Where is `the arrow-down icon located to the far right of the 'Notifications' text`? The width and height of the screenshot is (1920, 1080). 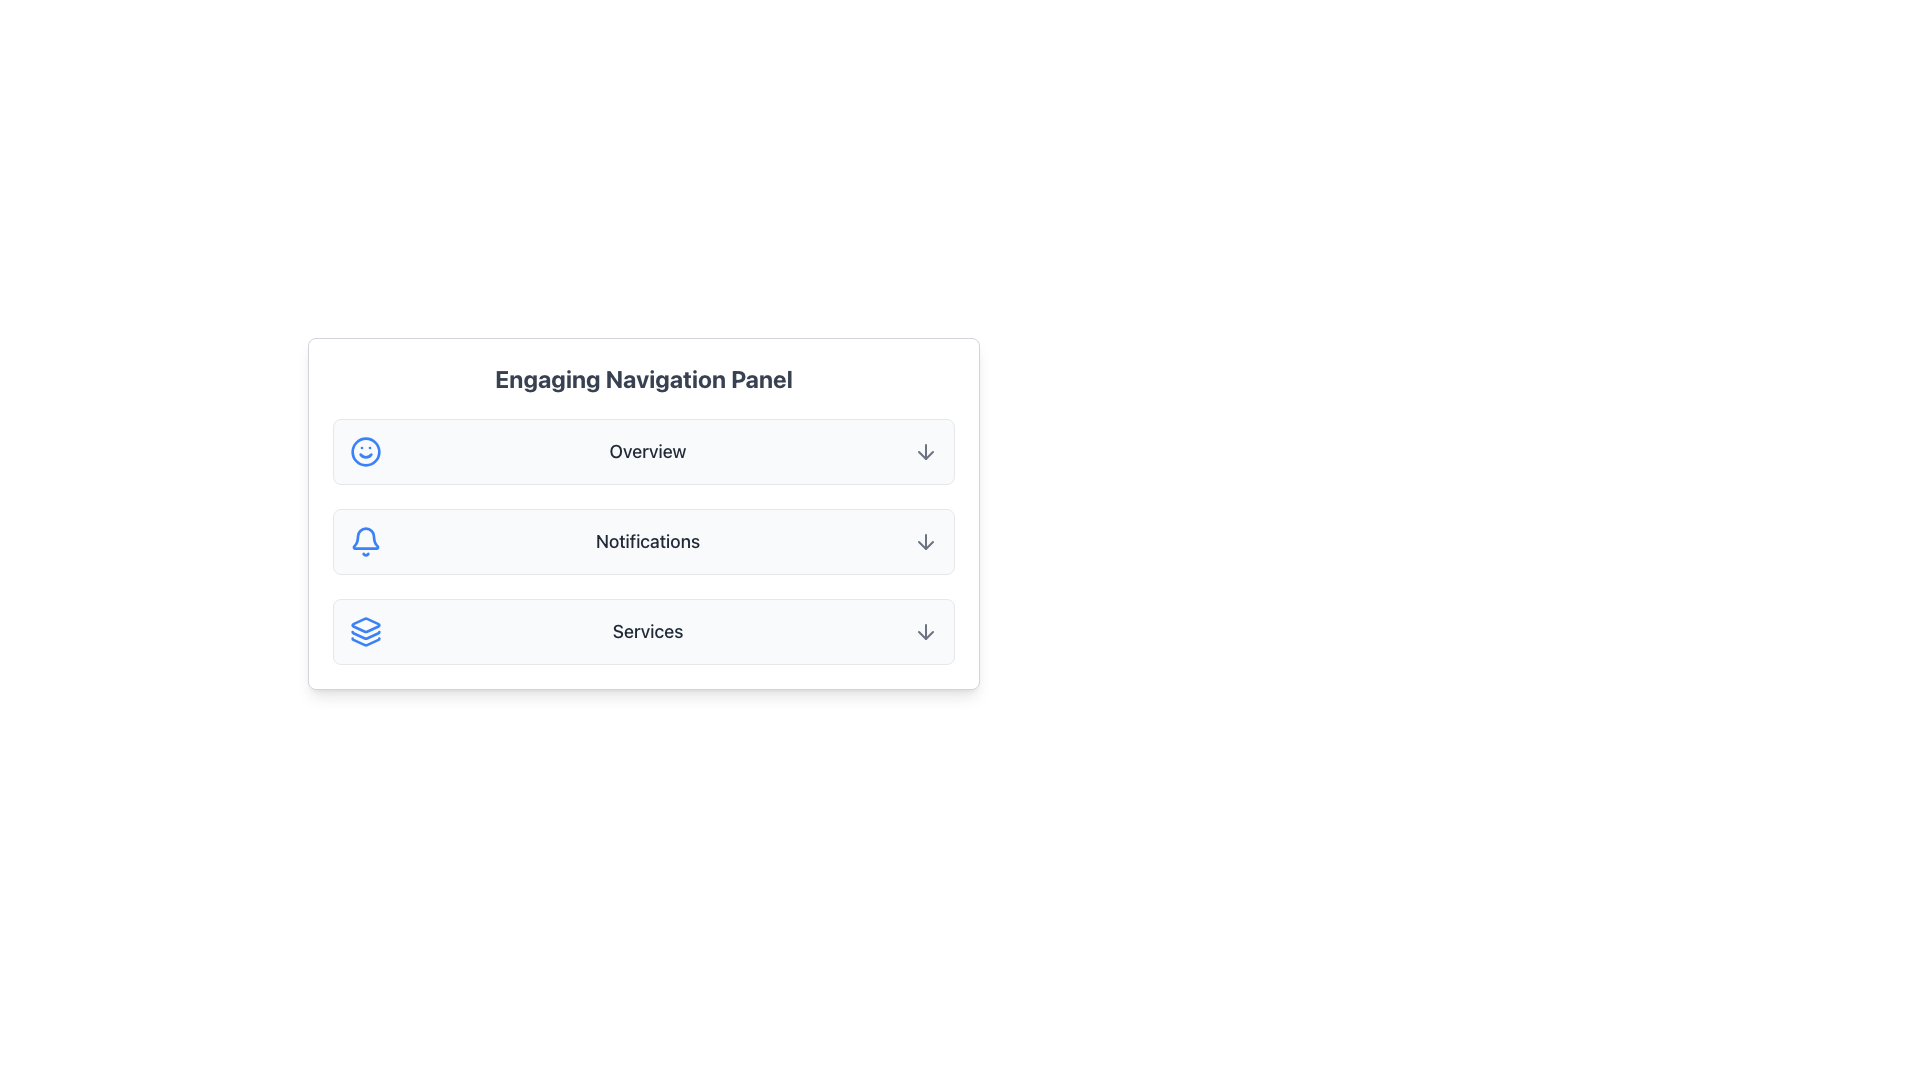 the arrow-down icon located to the far right of the 'Notifications' text is located at coordinates (925, 542).